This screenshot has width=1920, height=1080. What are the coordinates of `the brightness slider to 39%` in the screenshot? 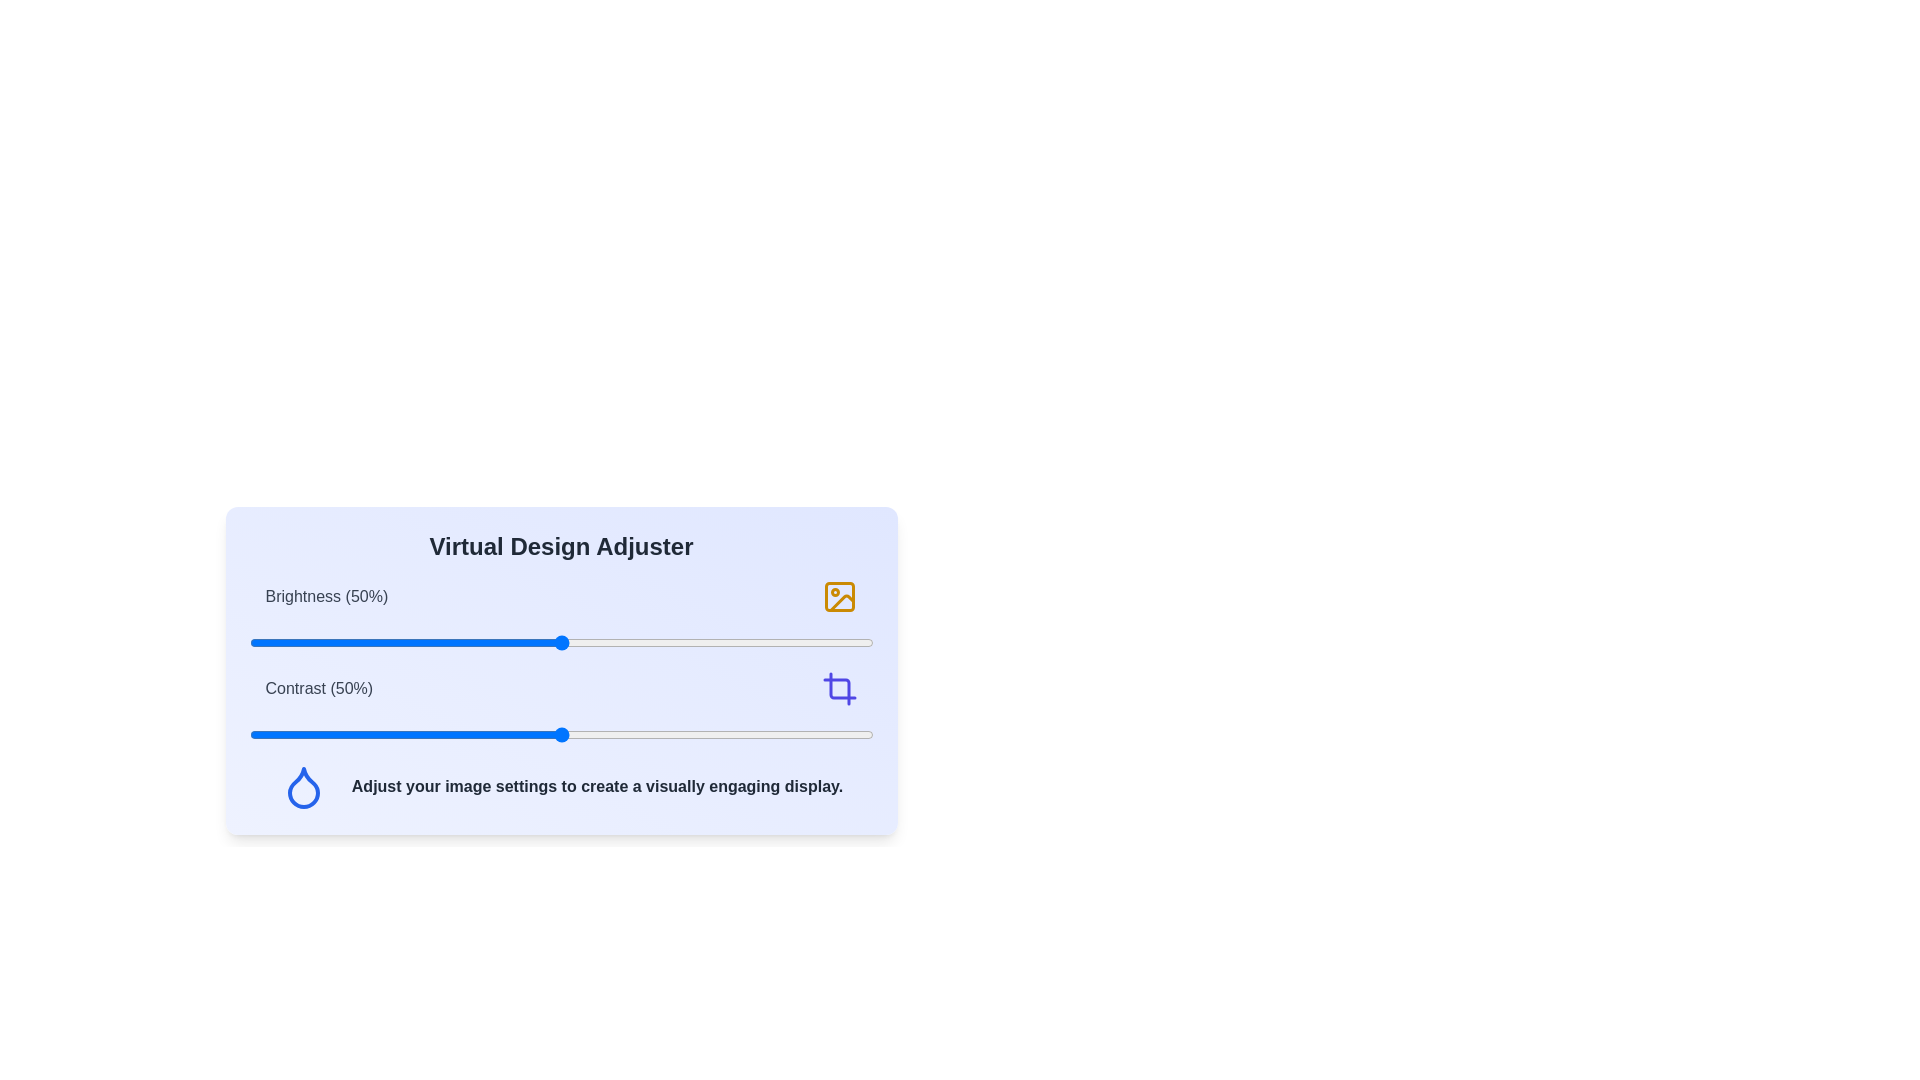 It's located at (492, 643).